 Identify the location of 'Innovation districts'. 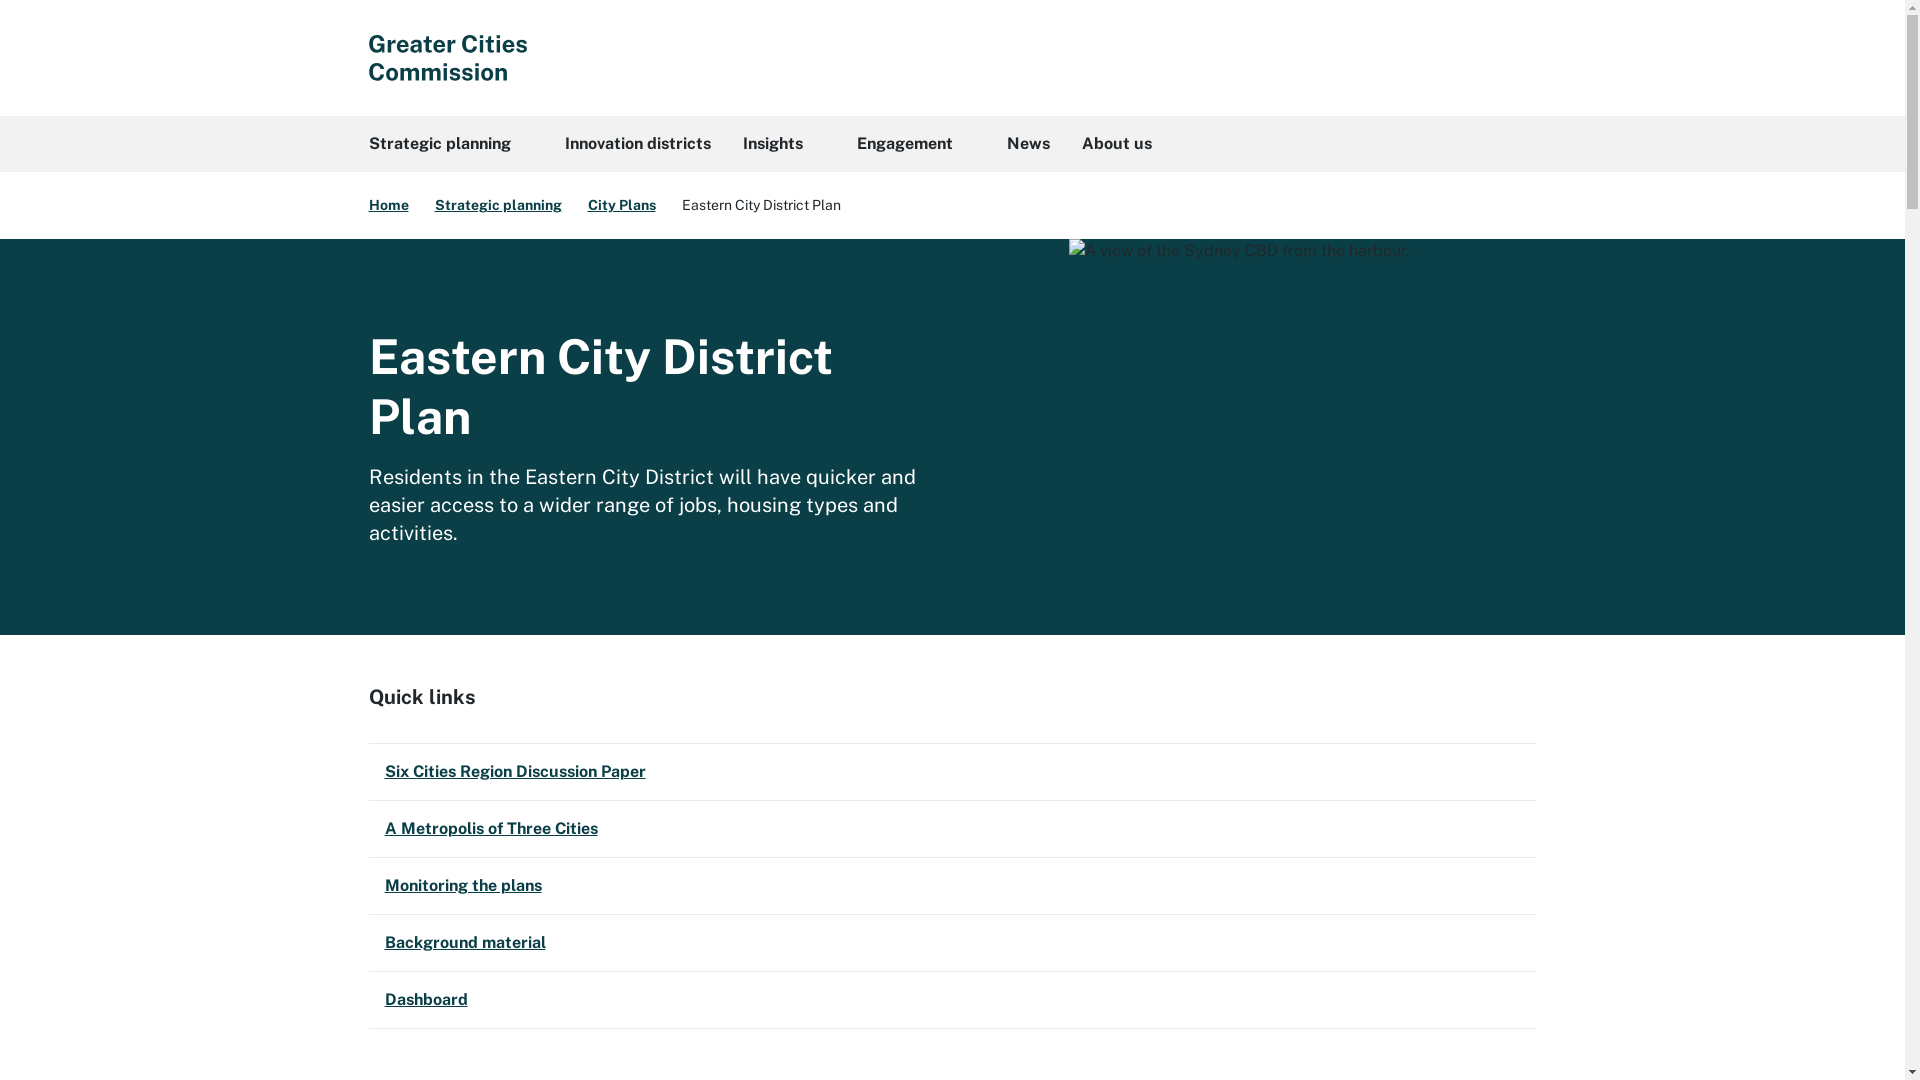
(636, 142).